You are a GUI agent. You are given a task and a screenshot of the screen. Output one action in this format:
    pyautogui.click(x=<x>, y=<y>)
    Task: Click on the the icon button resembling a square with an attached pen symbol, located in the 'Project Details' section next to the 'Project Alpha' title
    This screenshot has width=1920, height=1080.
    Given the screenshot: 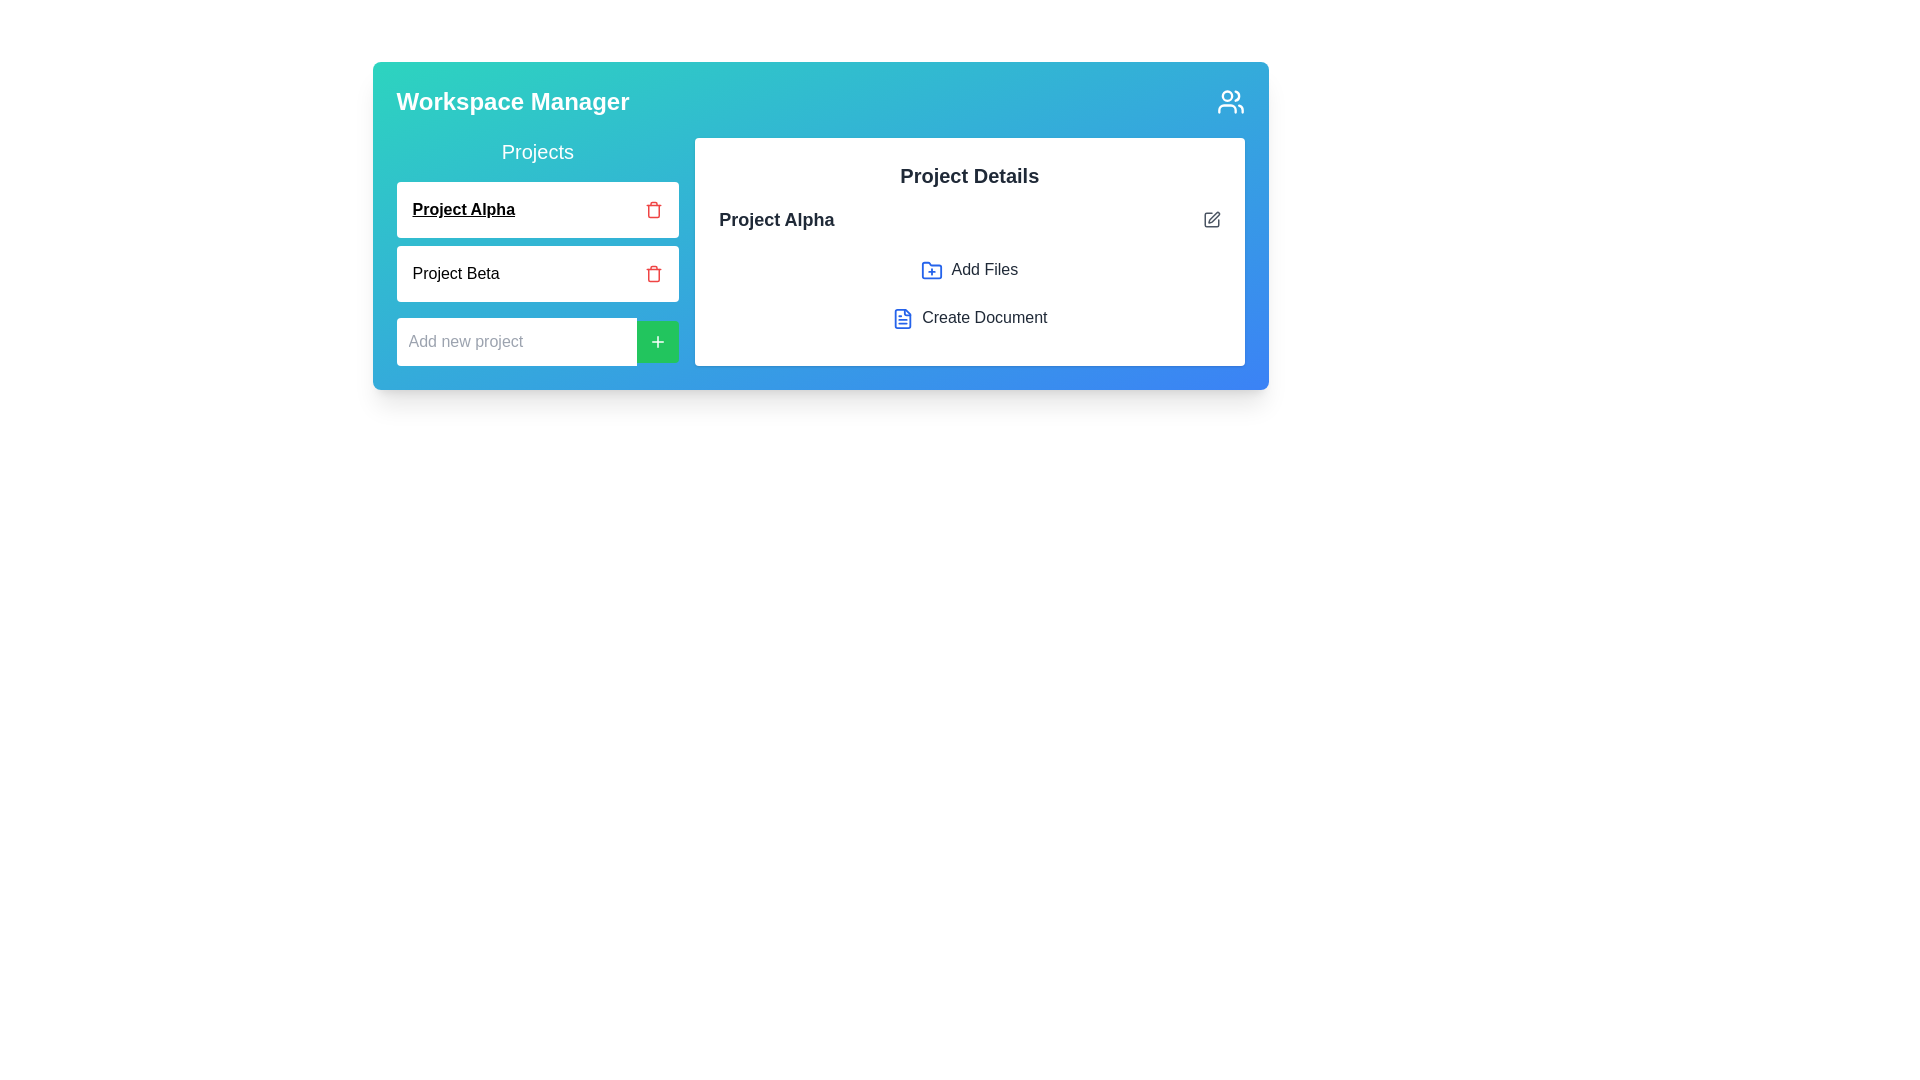 What is the action you would take?
    pyautogui.click(x=1210, y=219)
    